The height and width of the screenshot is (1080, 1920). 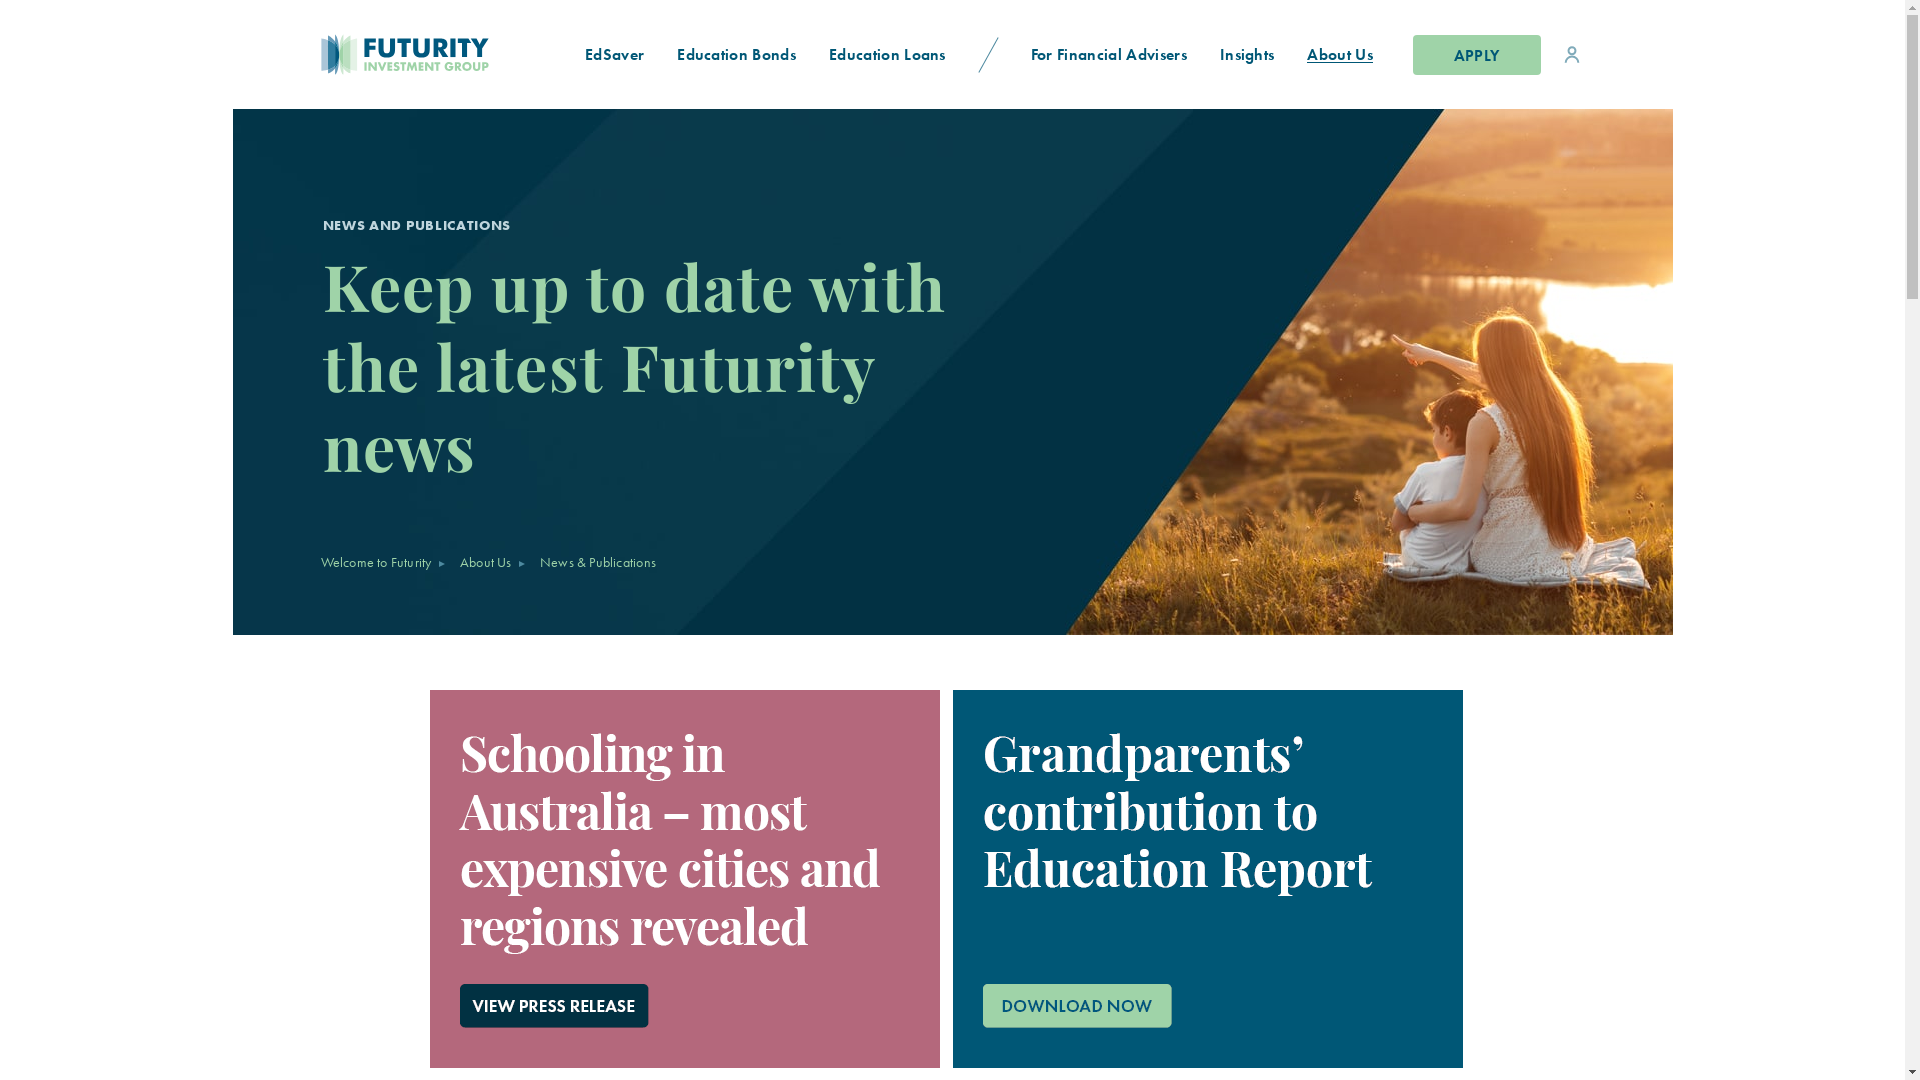 What do you see at coordinates (1340, 53) in the screenshot?
I see `'About Us'` at bounding box center [1340, 53].